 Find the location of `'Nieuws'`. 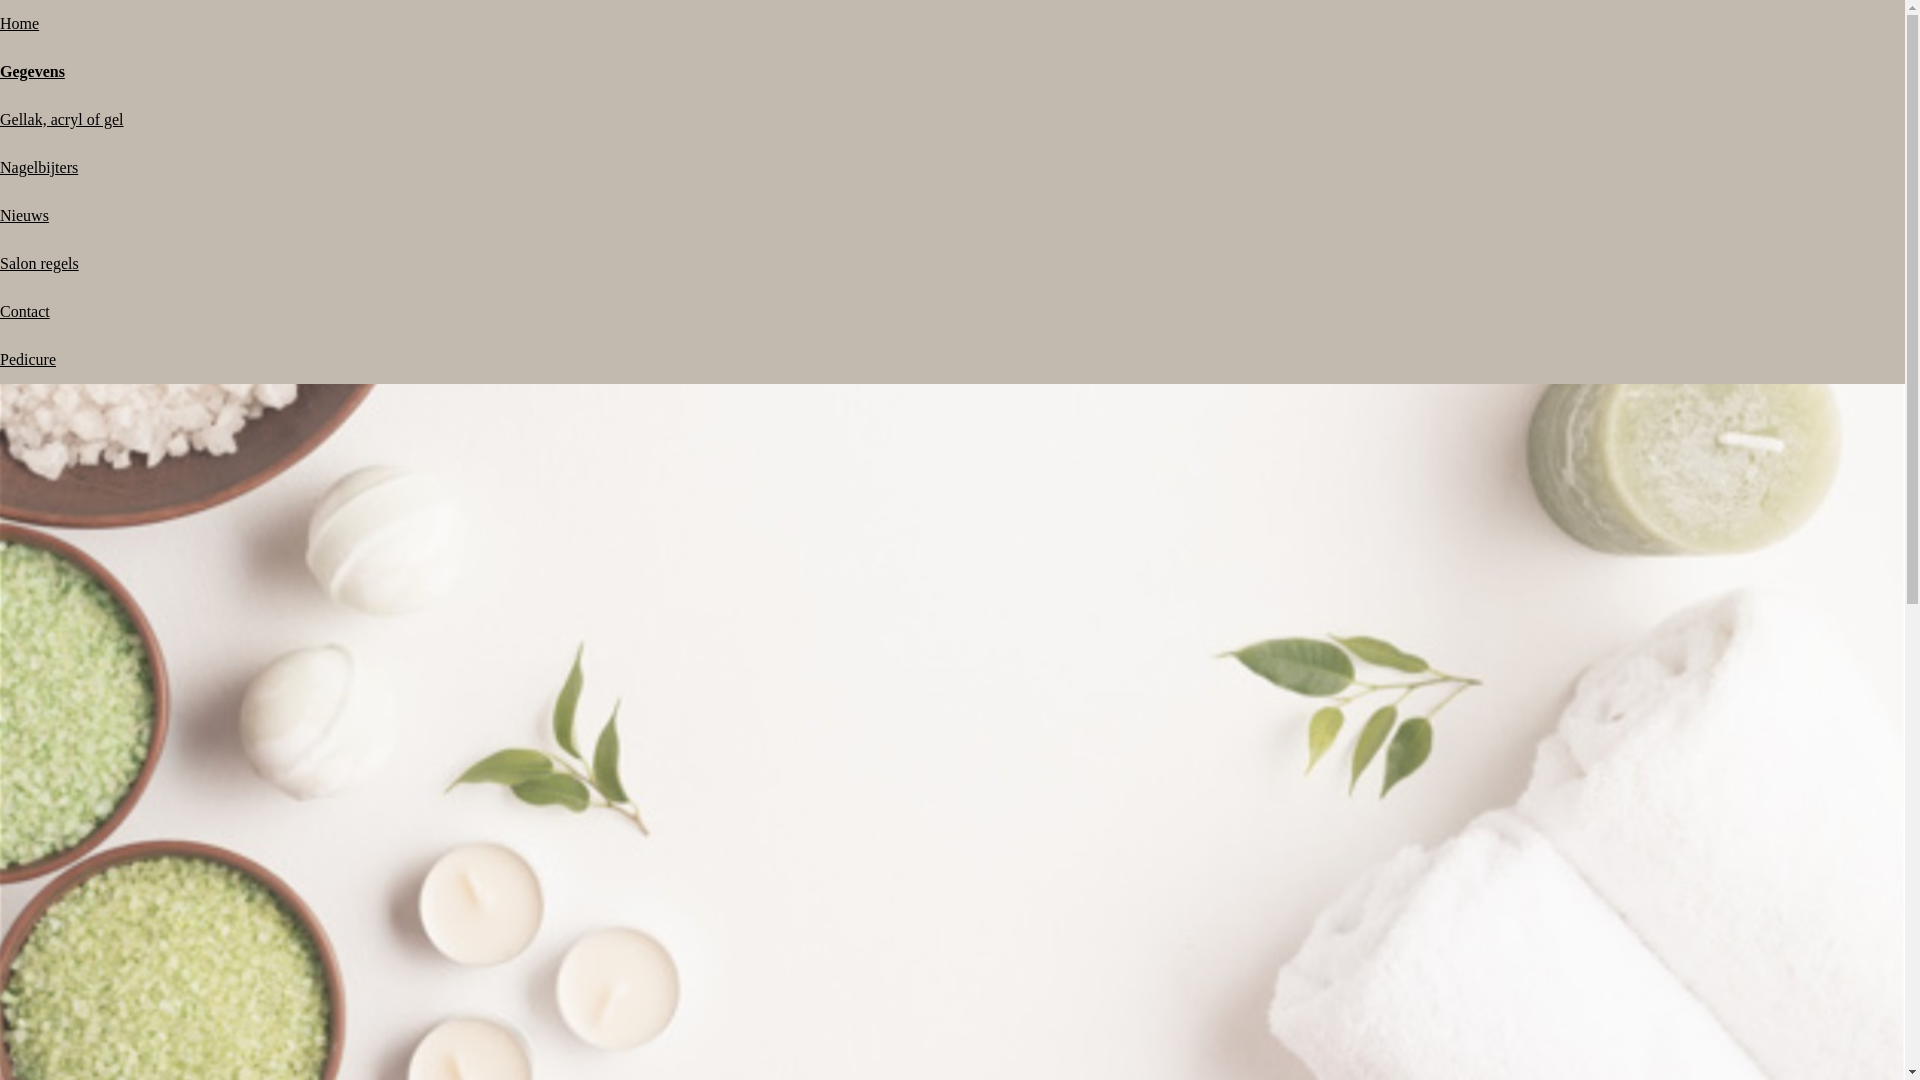

'Nieuws' is located at coordinates (0, 215).